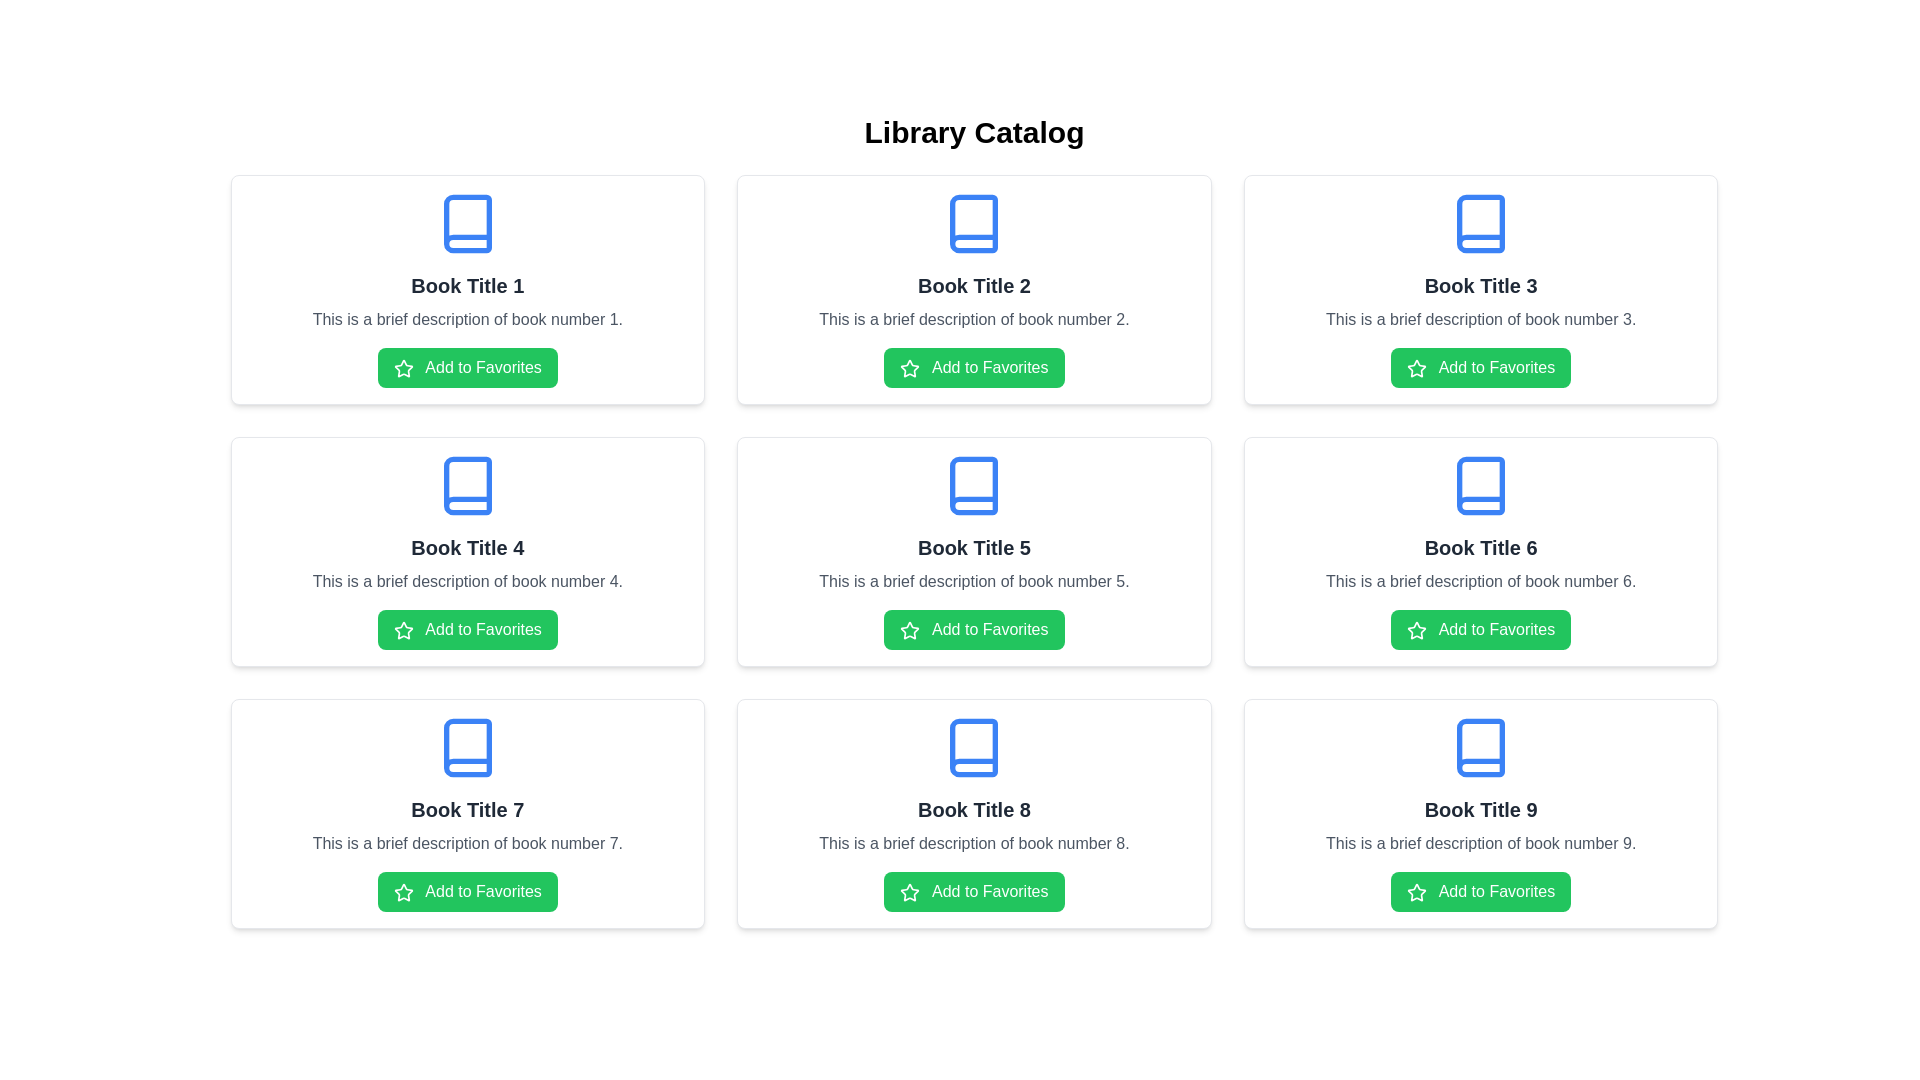 This screenshot has height=1080, width=1920. I want to click on title and description of the book represented by the card located in the center of the grid layout, specifically in the second row and second column, so click(974, 551).